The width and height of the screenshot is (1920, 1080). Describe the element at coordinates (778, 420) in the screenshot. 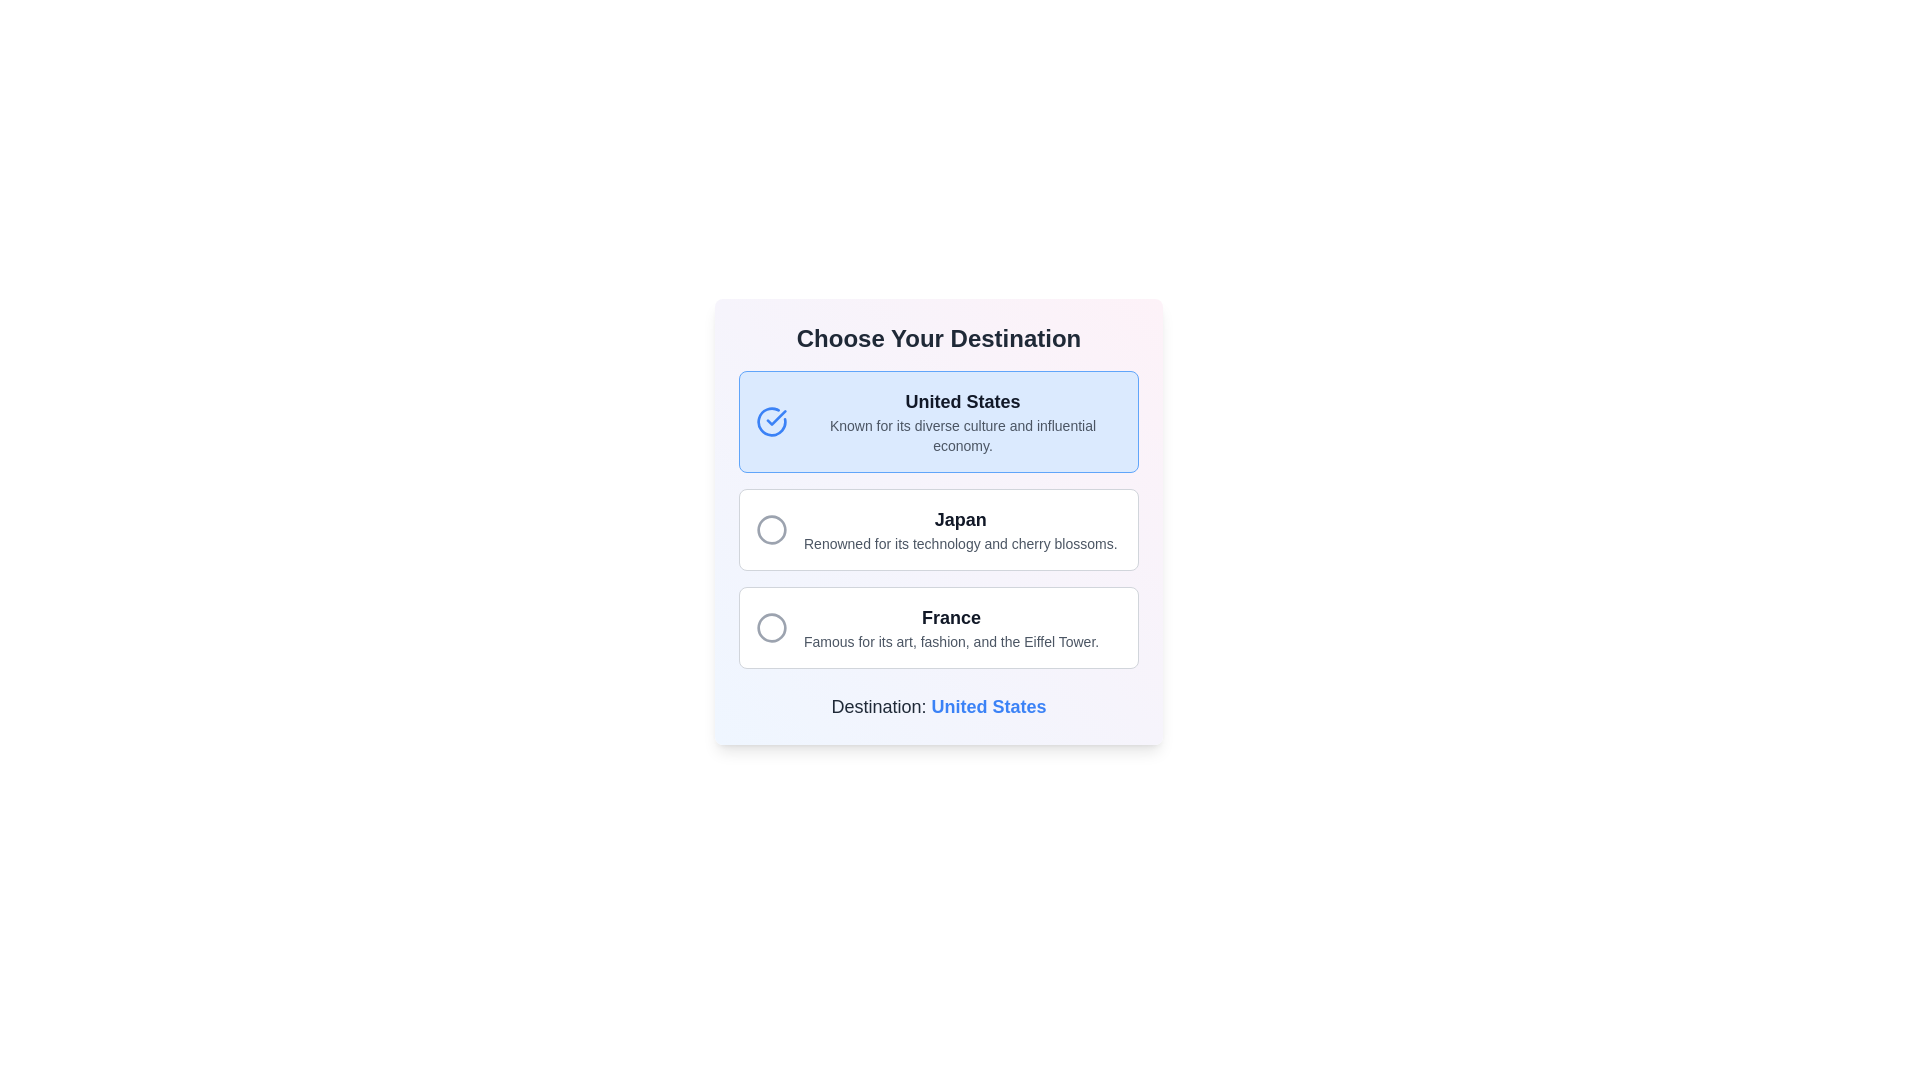

I see `the graphical indicator marking the 'United States' option in the choice menu to visually confirm selection` at that location.